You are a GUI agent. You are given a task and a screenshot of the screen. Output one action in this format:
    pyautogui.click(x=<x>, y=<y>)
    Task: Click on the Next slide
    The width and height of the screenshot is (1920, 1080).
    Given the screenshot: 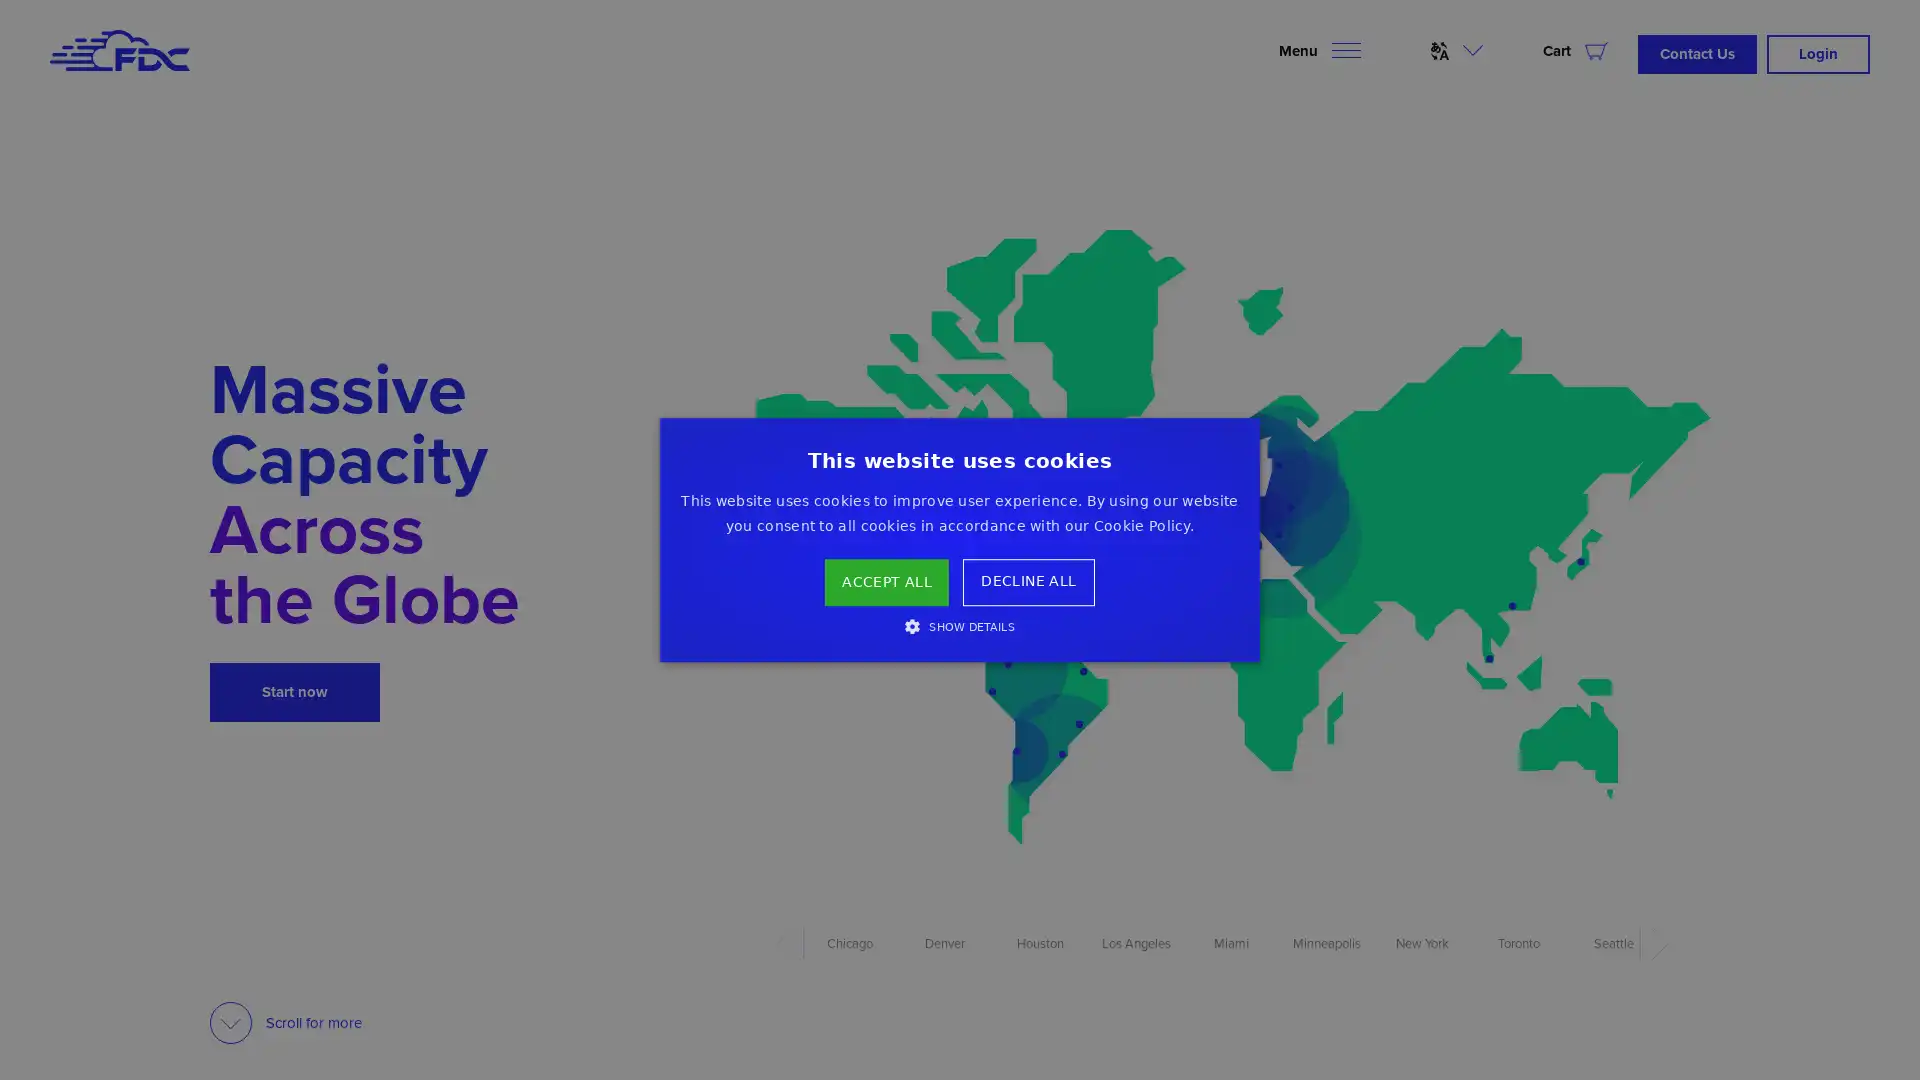 What is the action you would take?
    pyautogui.click(x=1654, y=944)
    